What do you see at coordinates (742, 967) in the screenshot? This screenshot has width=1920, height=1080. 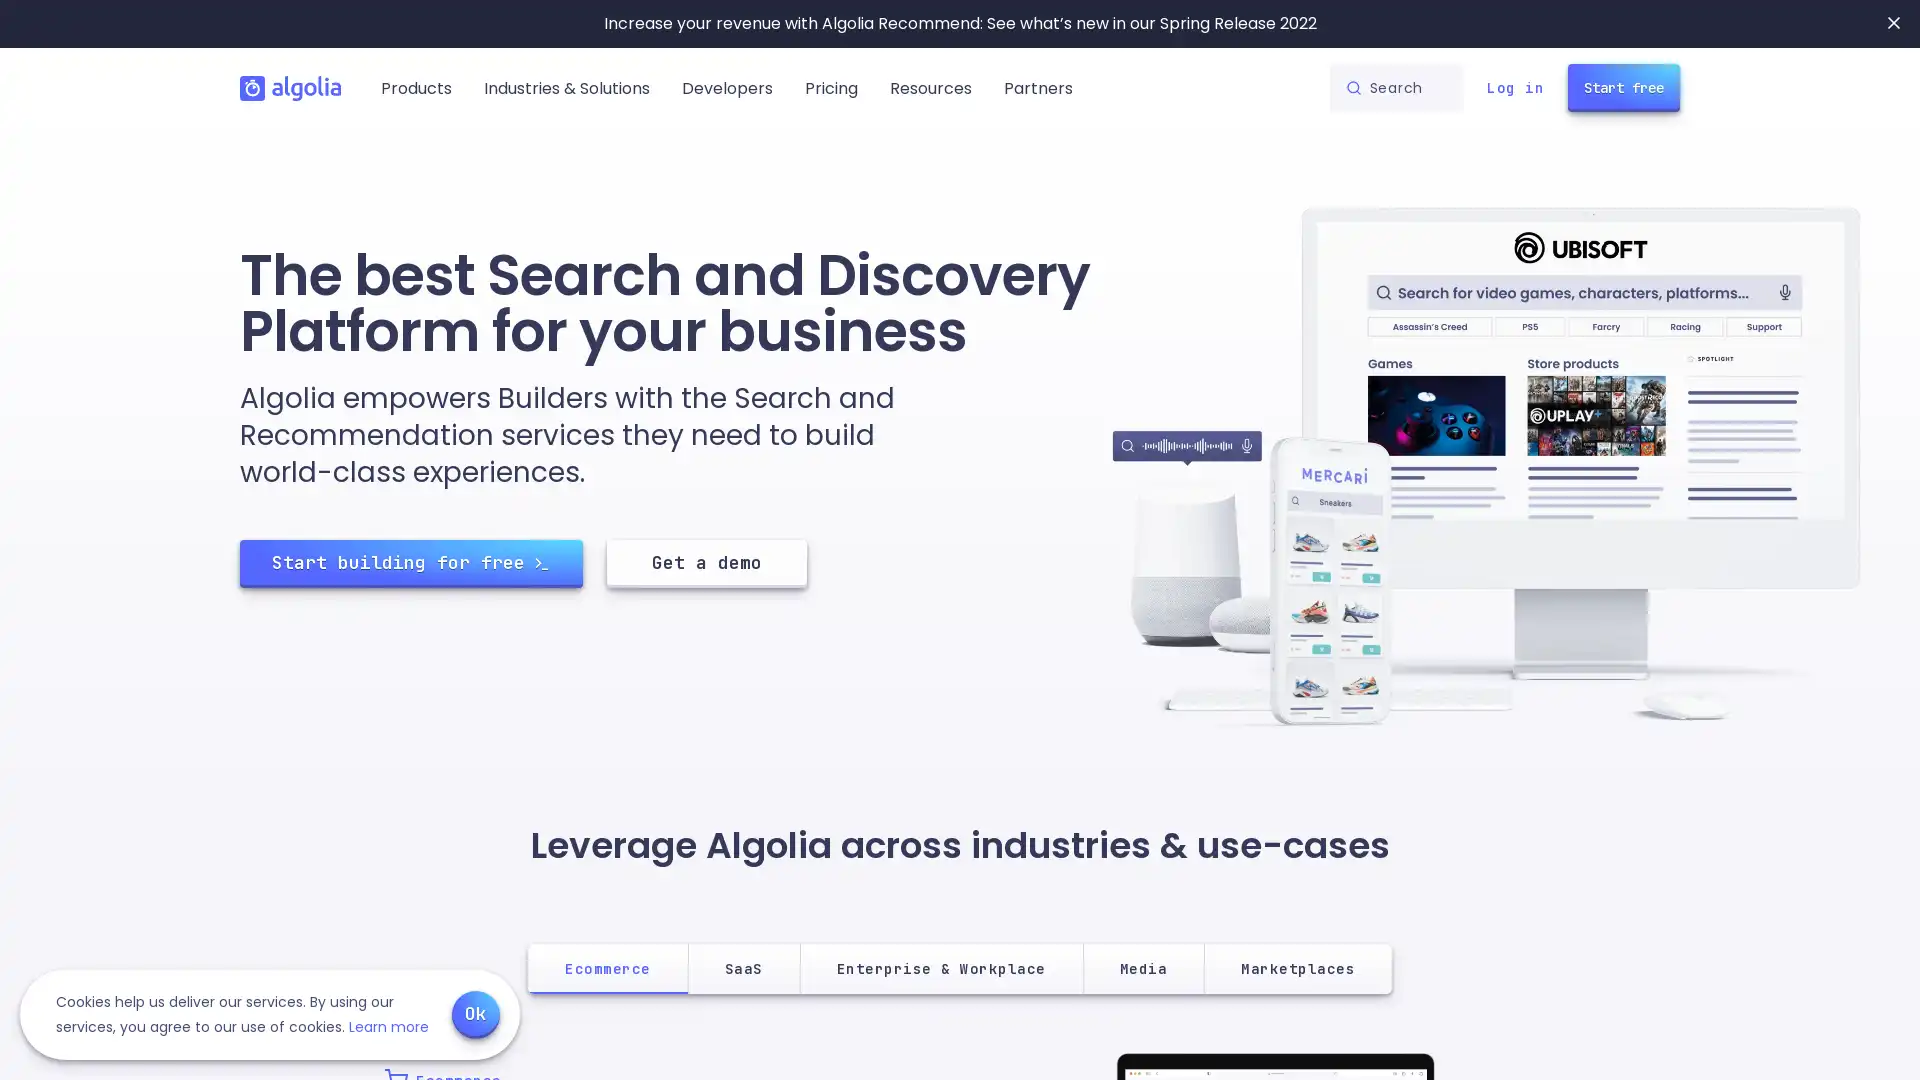 I see `SaaS` at bounding box center [742, 967].